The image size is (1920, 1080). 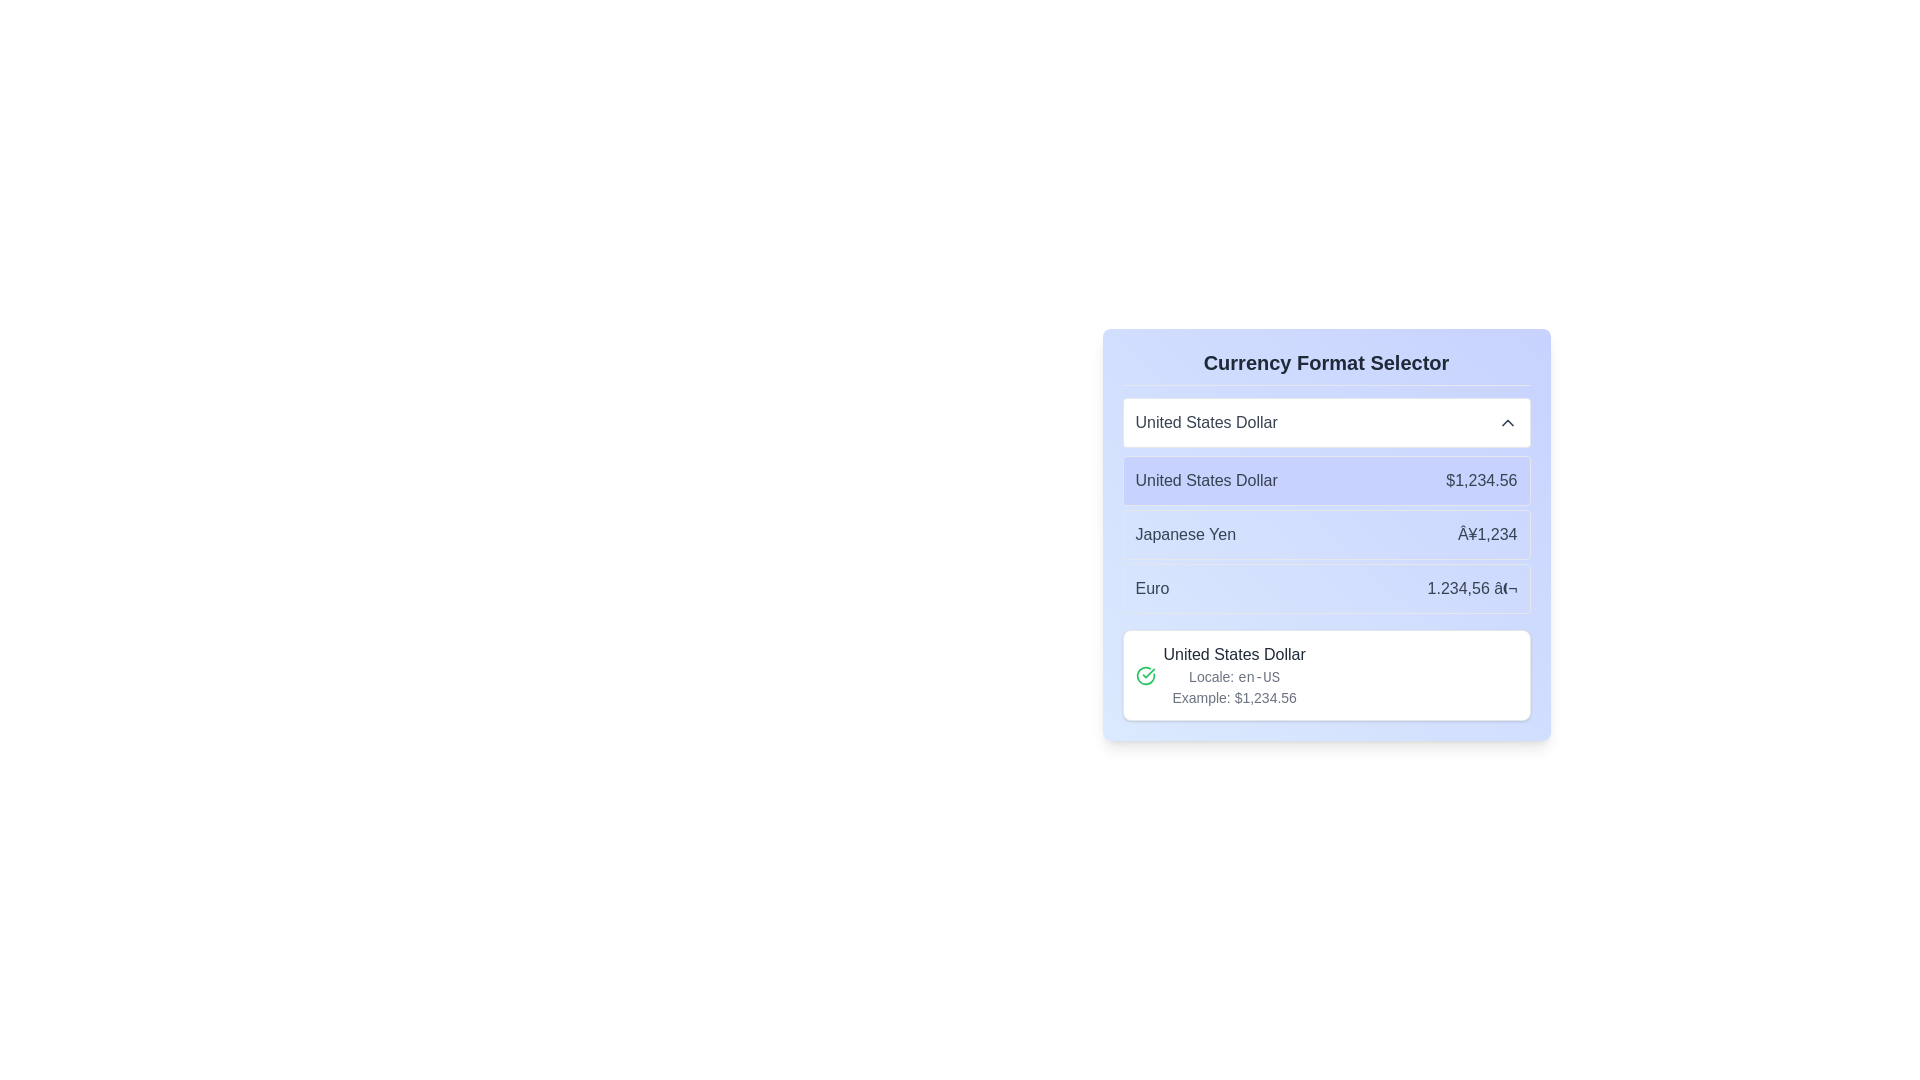 I want to click on the Informational Text Block providing details about the selected currency format to use this information for currency format understanding, so click(x=1233, y=675).